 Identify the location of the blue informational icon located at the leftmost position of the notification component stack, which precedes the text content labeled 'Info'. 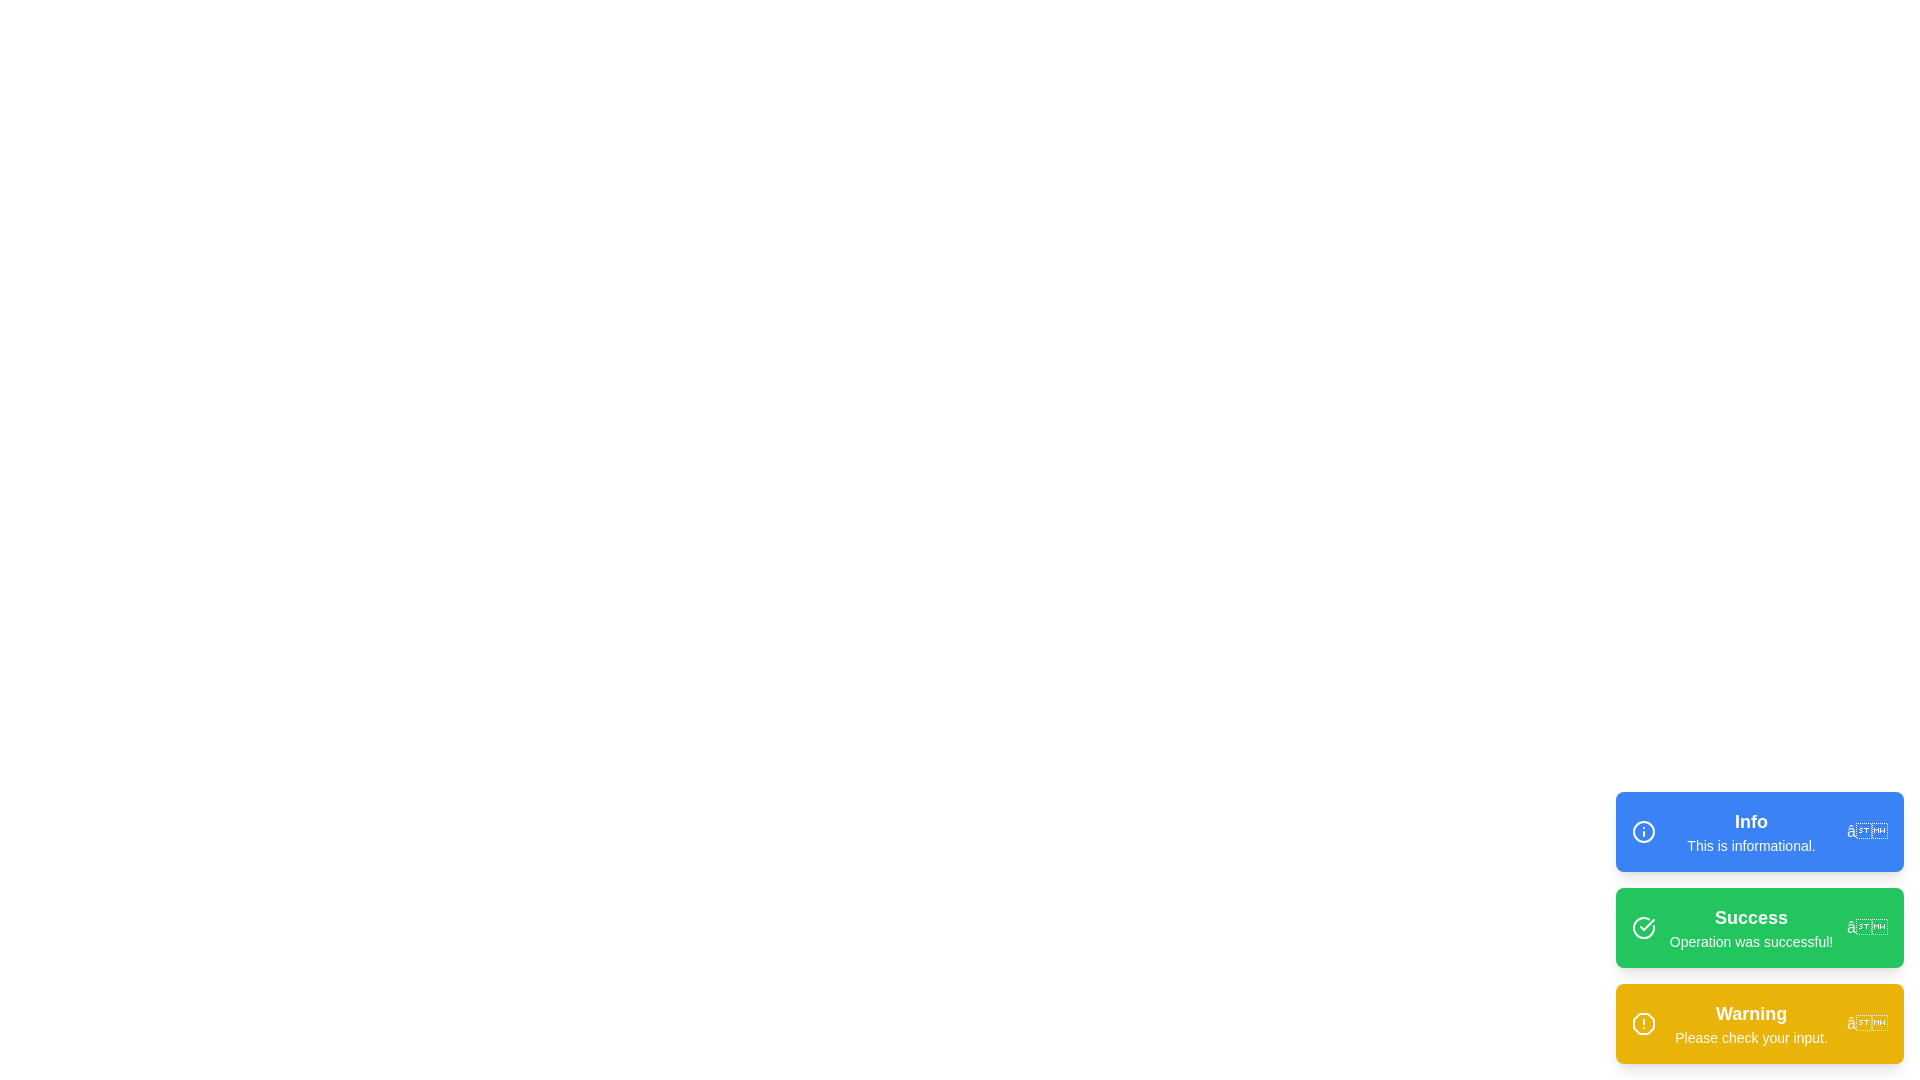
(1643, 832).